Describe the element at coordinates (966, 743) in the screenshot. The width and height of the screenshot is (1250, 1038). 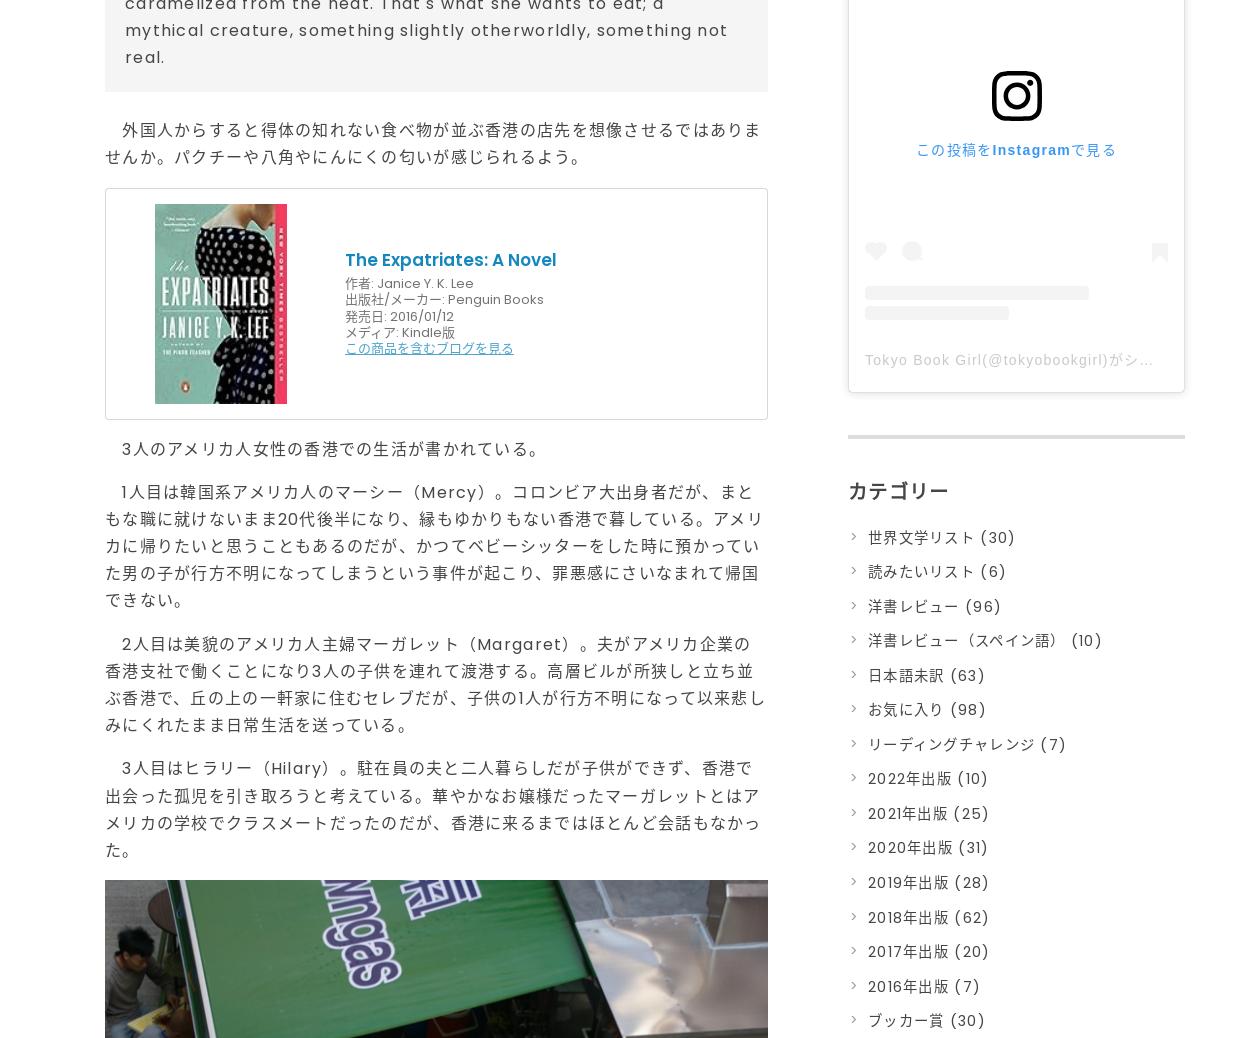
I see `'リーディングチャレンジ (7)'` at that location.